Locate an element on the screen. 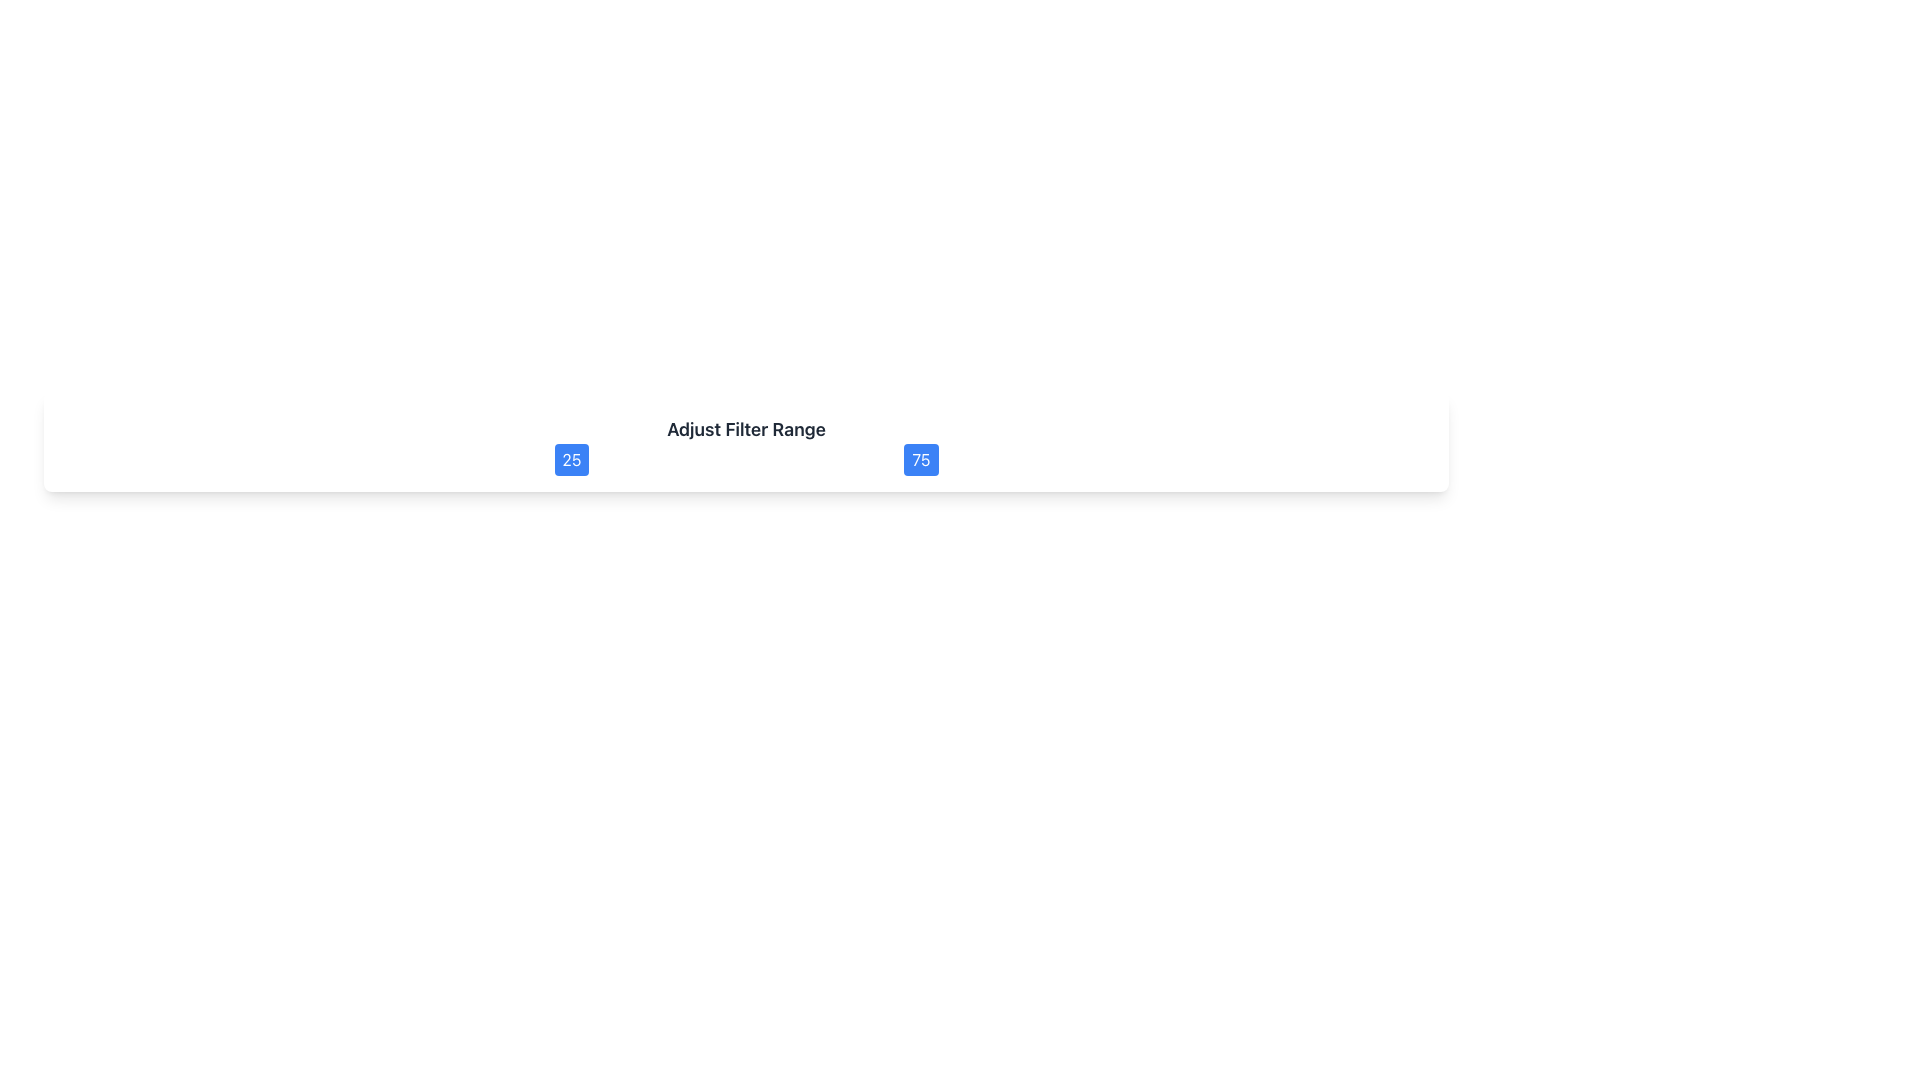 Image resolution: width=1920 pixels, height=1080 pixels. slider value is located at coordinates (830, 470).